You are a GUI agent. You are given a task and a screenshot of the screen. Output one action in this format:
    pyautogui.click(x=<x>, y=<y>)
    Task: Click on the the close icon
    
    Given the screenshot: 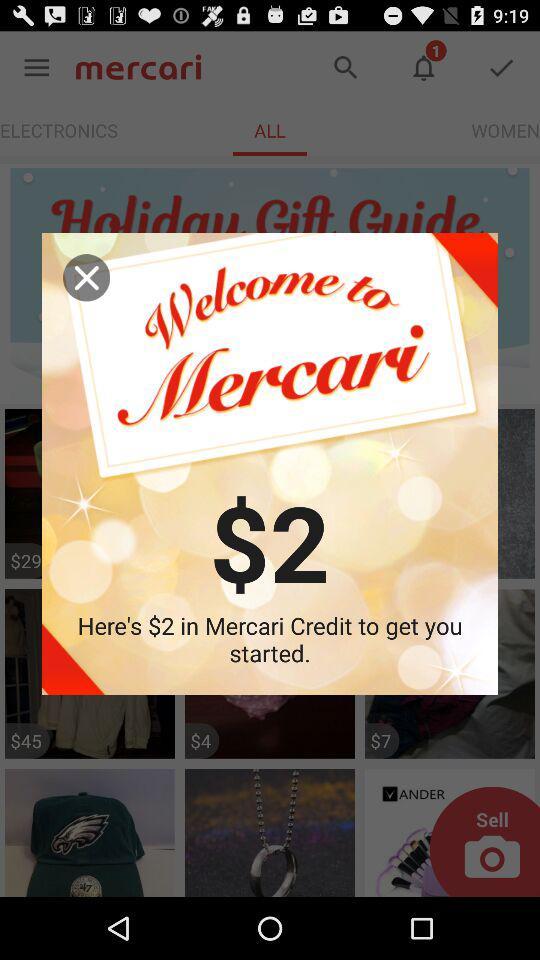 What is the action you would take?
    pyautogui.click(x=85, y=296)
    